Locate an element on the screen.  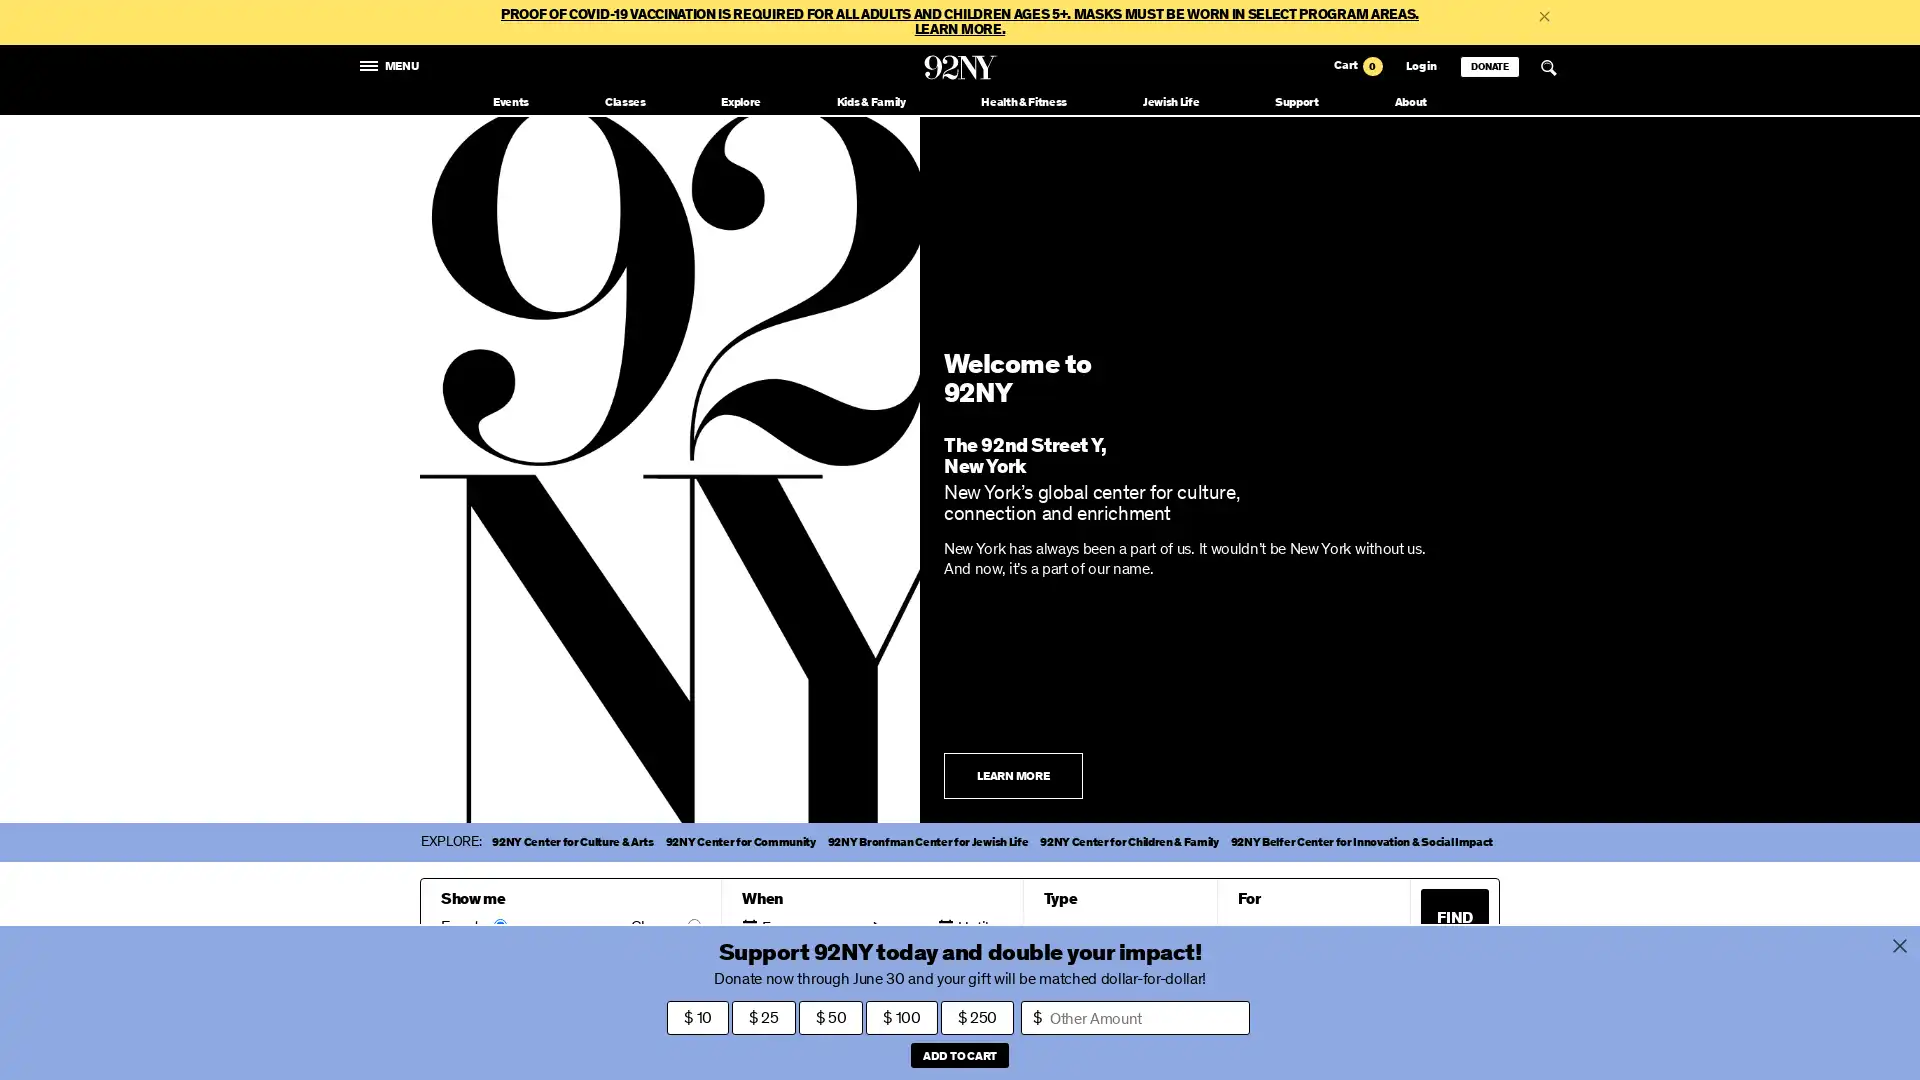
Add to Cart is located at coordinates (958, 1054).